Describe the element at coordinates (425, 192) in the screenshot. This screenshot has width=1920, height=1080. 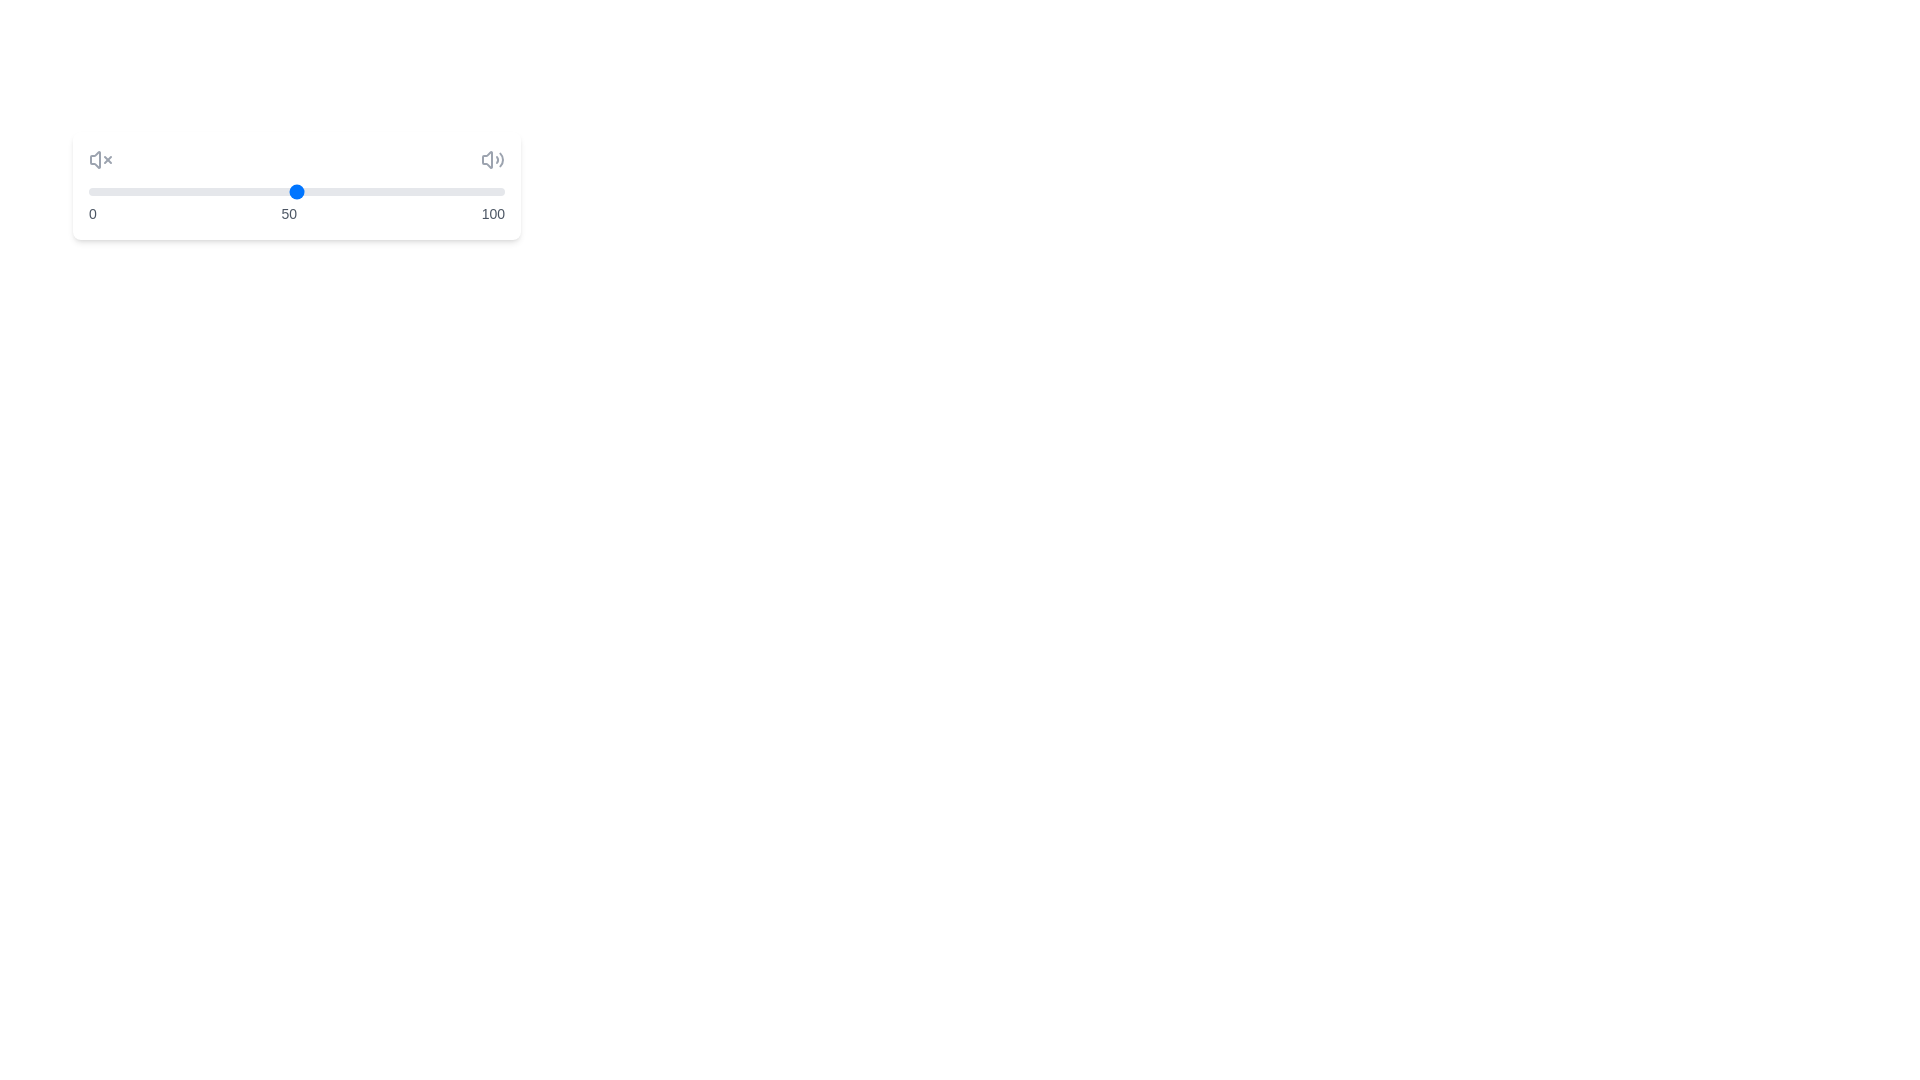
I see `the slider to set the volume to 81%` at that location.